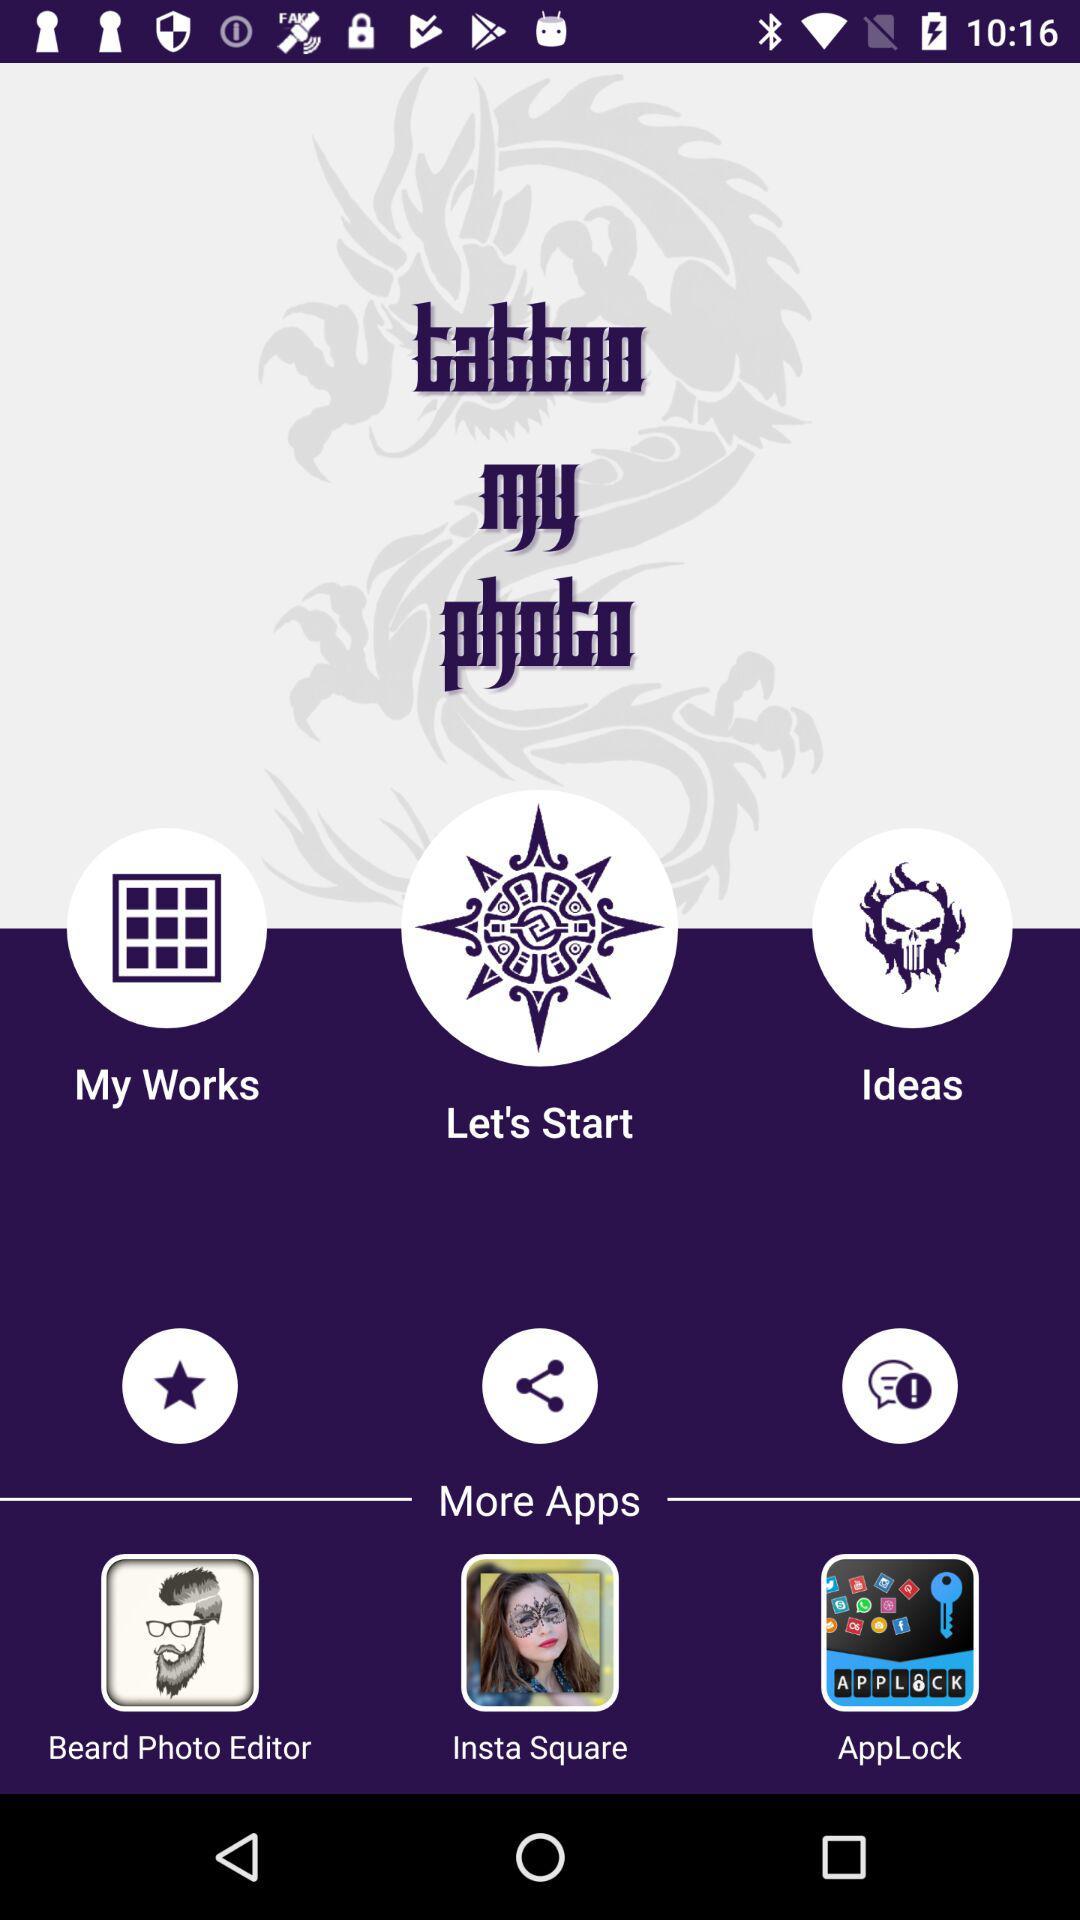 The image size is (1080, 1920). What do you see at coordinates (898, 1745) in the screenshot?
I see `applock icon` at bounding box center [898, 1745].